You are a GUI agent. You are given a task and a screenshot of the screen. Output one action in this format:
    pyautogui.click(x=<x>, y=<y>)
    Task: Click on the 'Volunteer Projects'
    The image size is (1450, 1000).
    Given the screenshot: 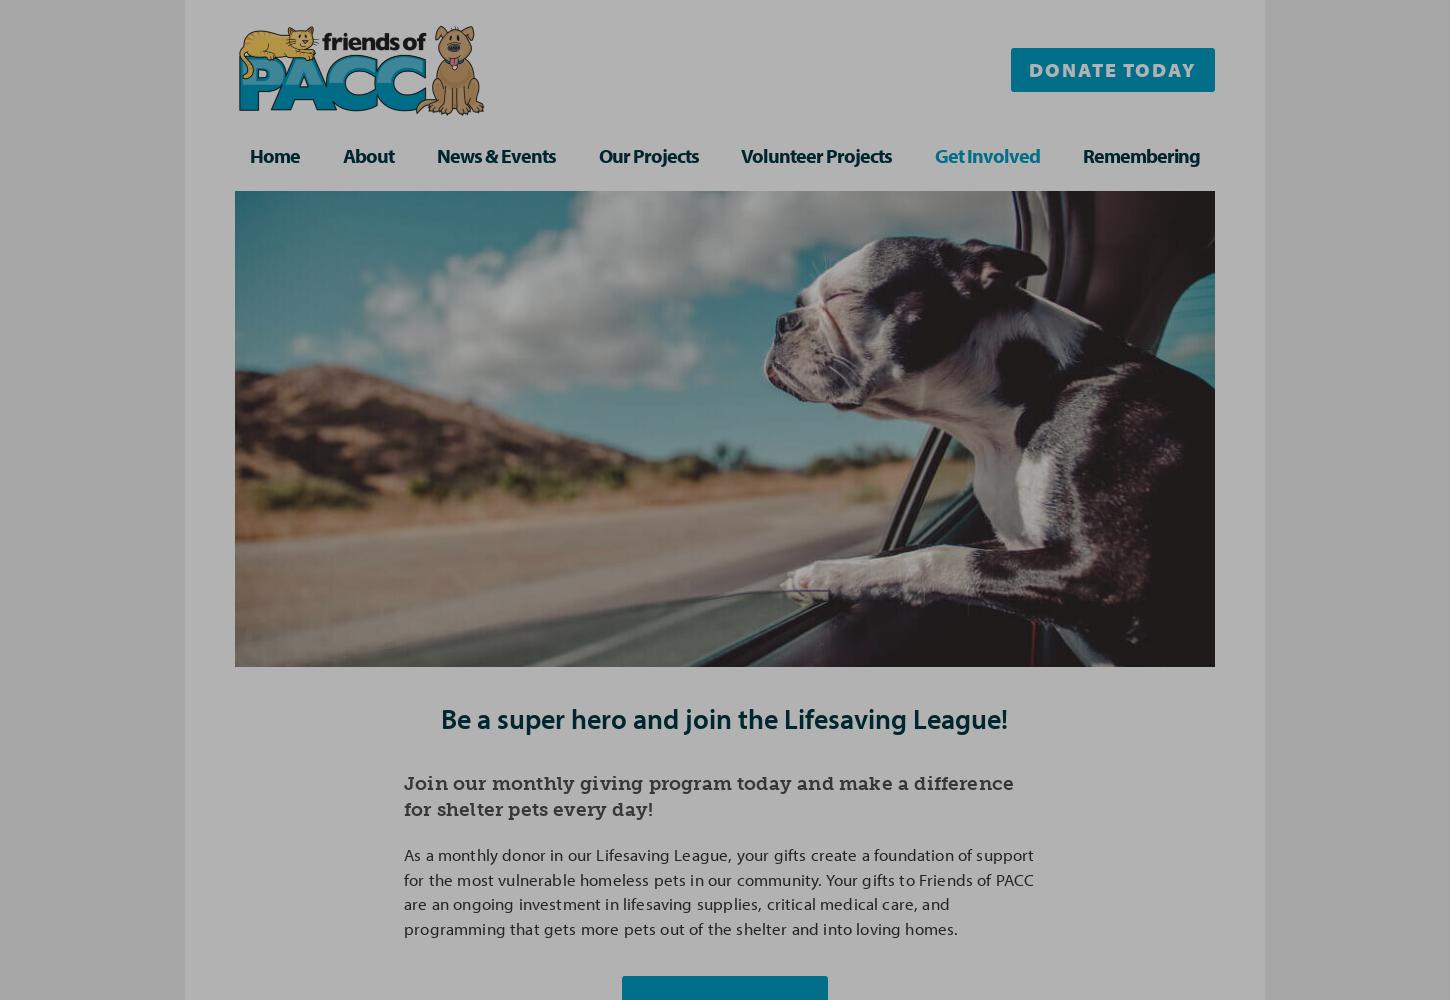 What is the action you would take?
    pyautogui.click(x=816, y=154)
    